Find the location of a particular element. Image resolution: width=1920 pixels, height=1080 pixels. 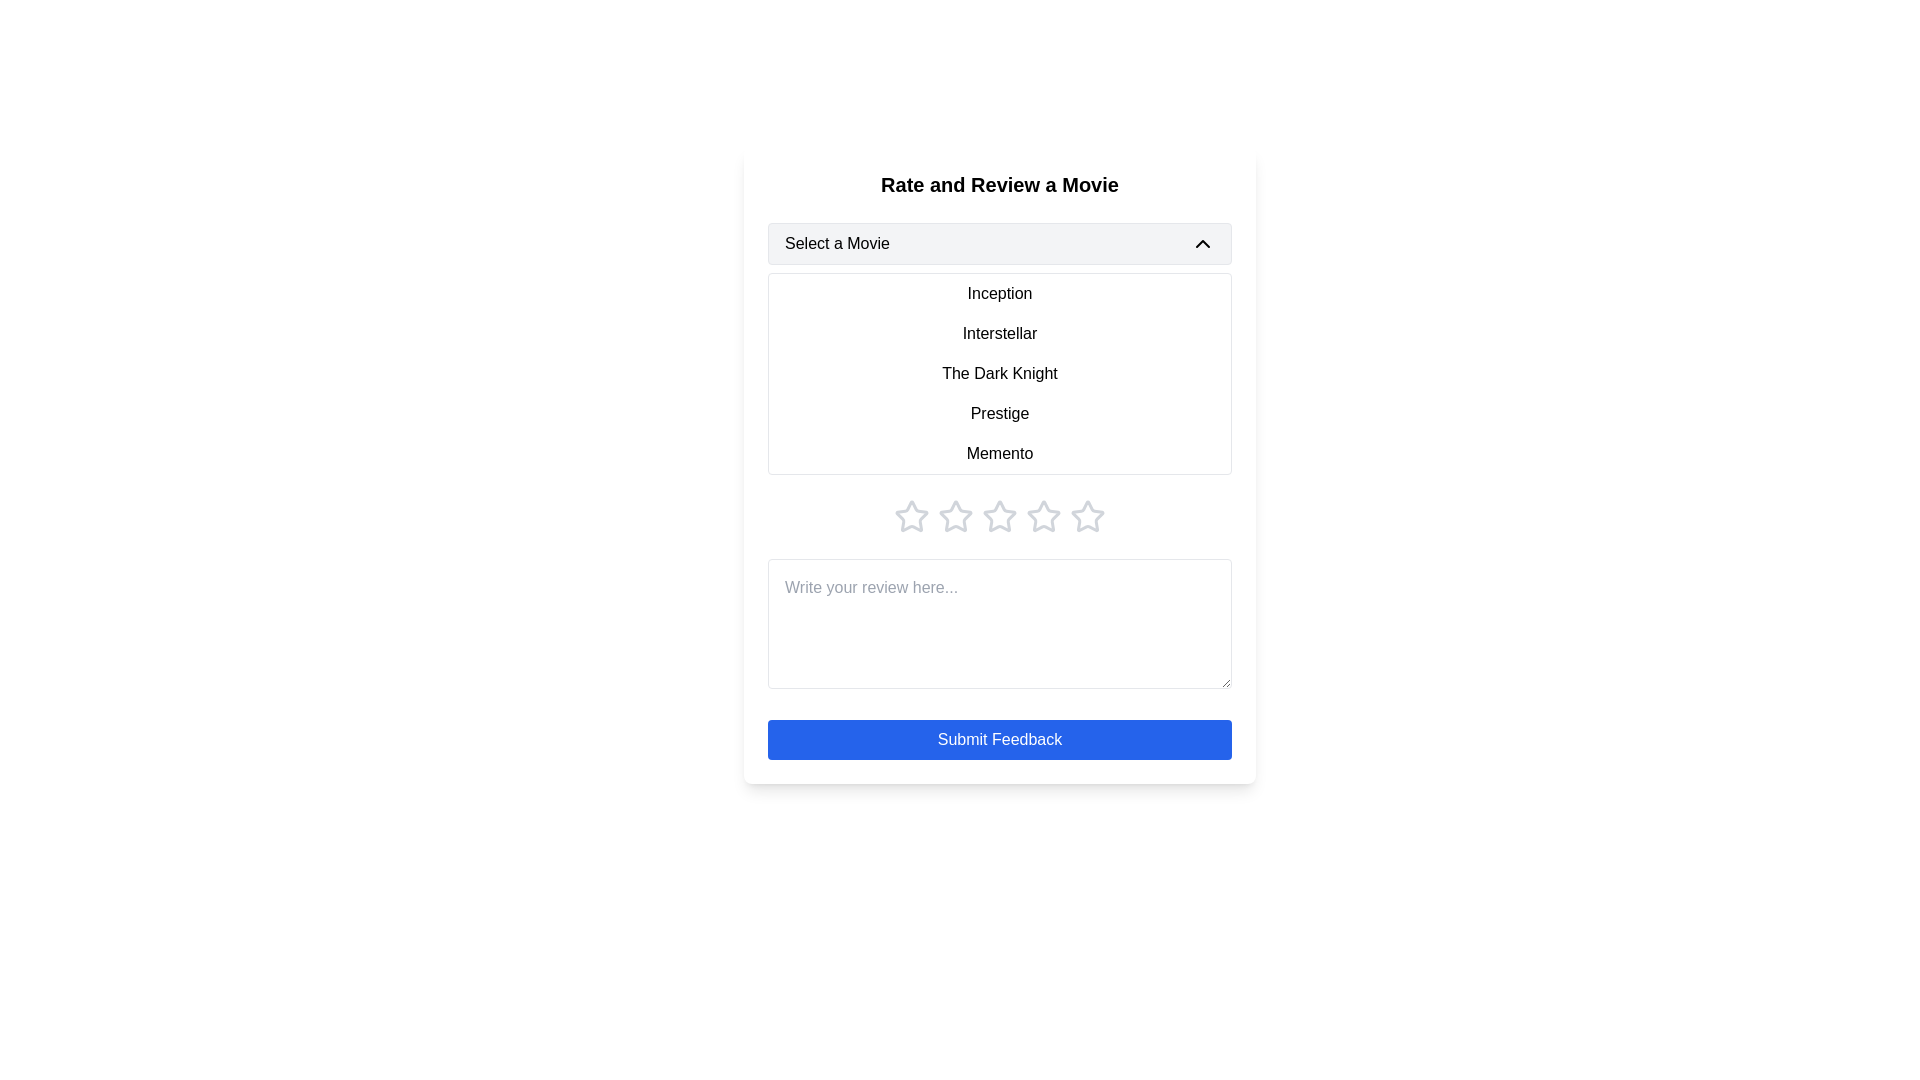

the star icon for rating is located at coordinates (911, 515).